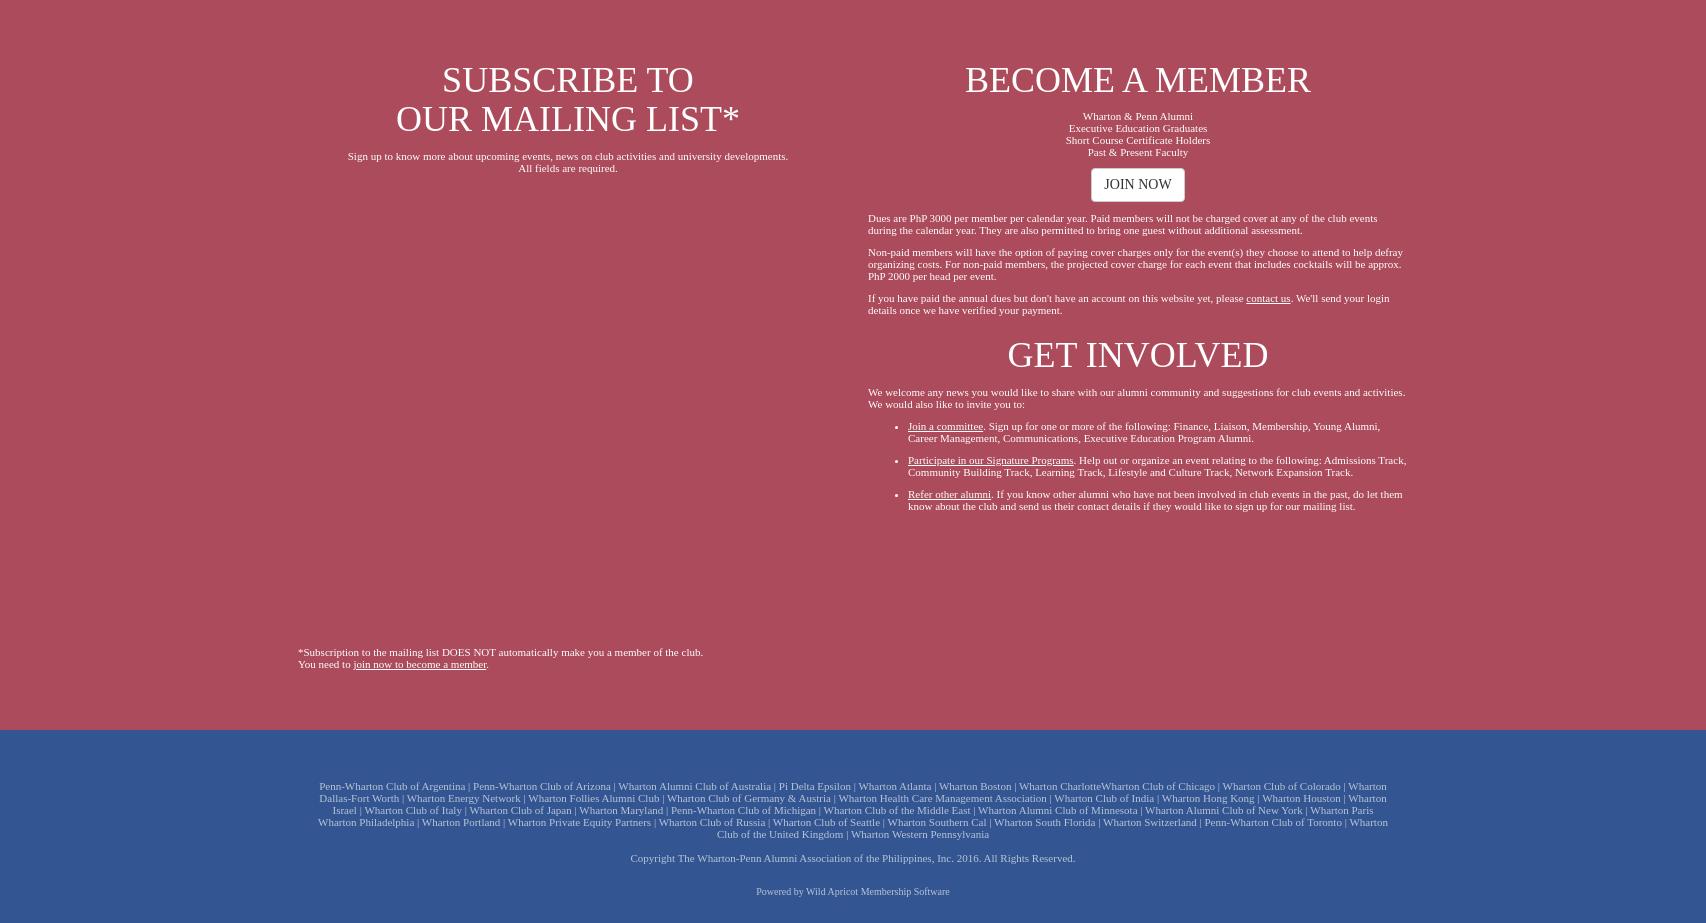 The width and height of the screenshot is (1706, 923). Describe the element at coordinates (949, 491) in the screenshot. I see `'Refer other alumni'` at that location.